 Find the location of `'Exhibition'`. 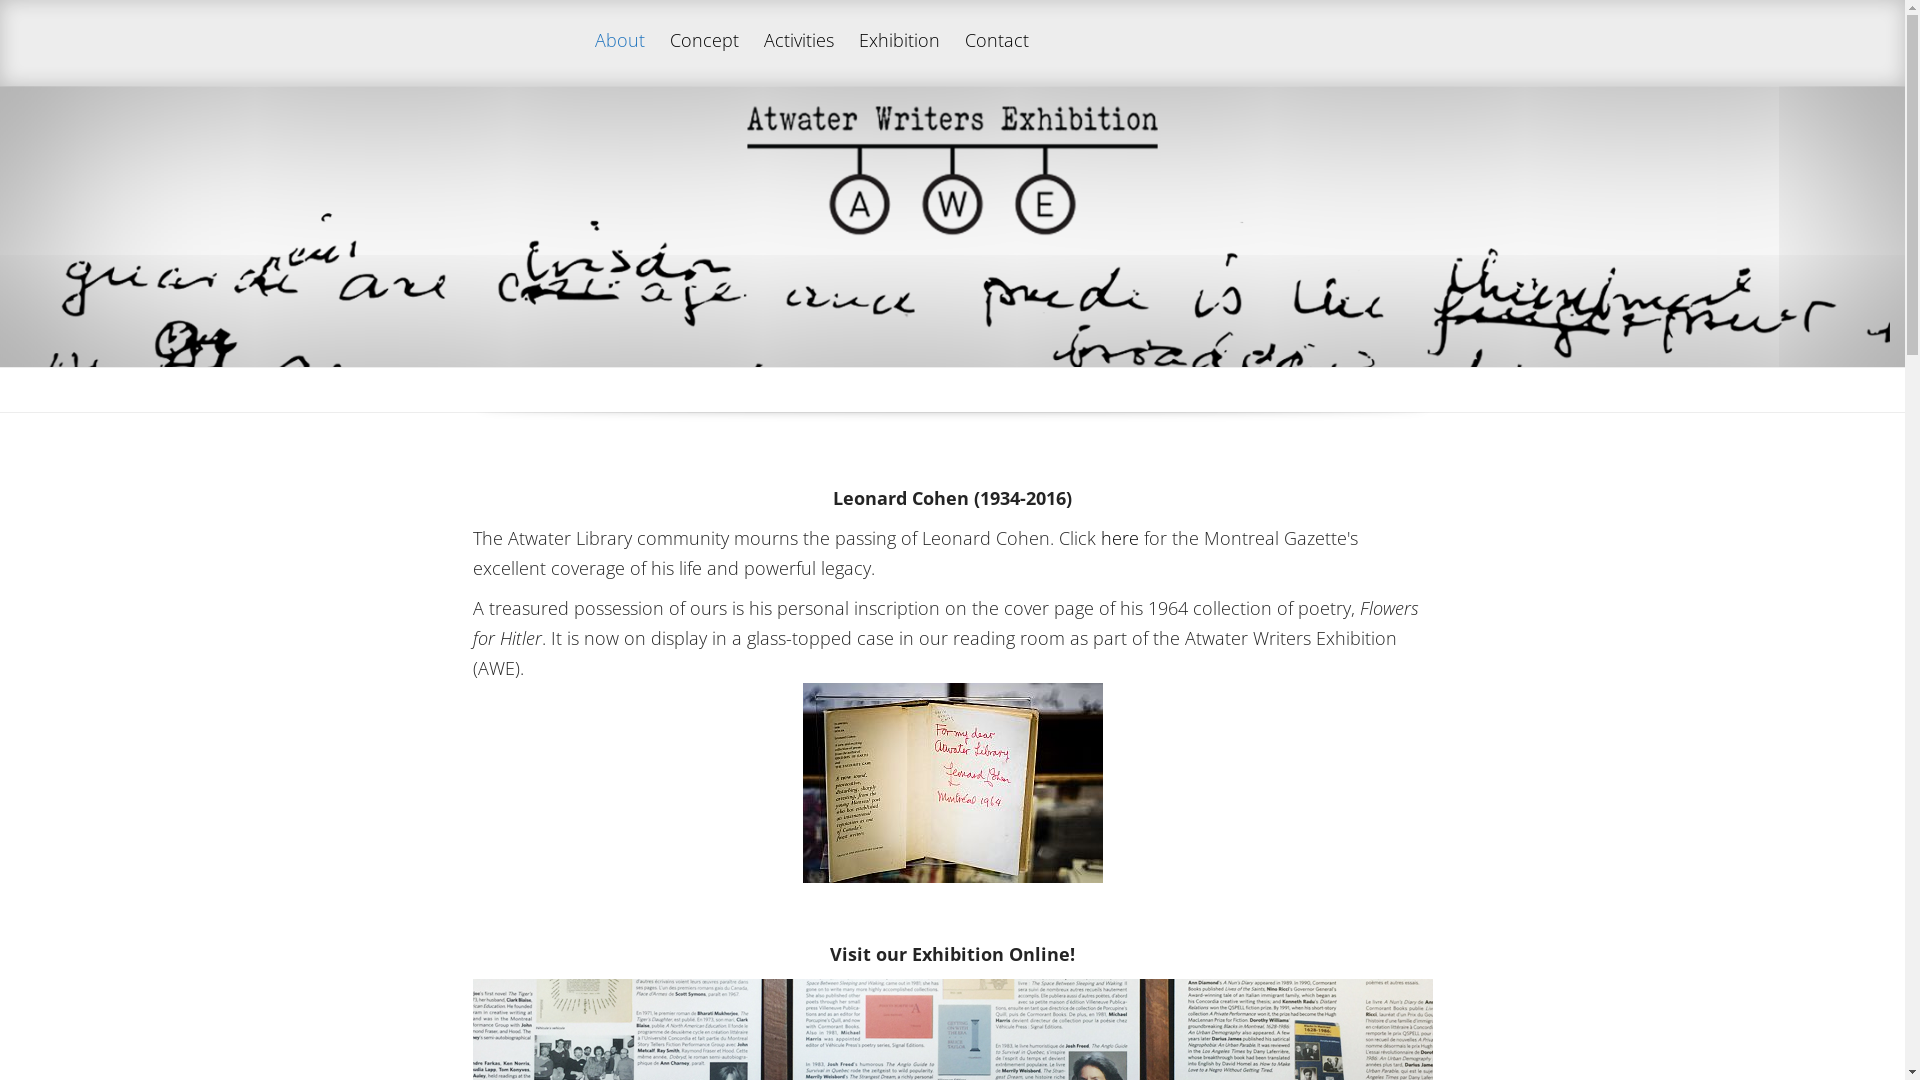

'Exhibition' is located at coordinates (848, 57).